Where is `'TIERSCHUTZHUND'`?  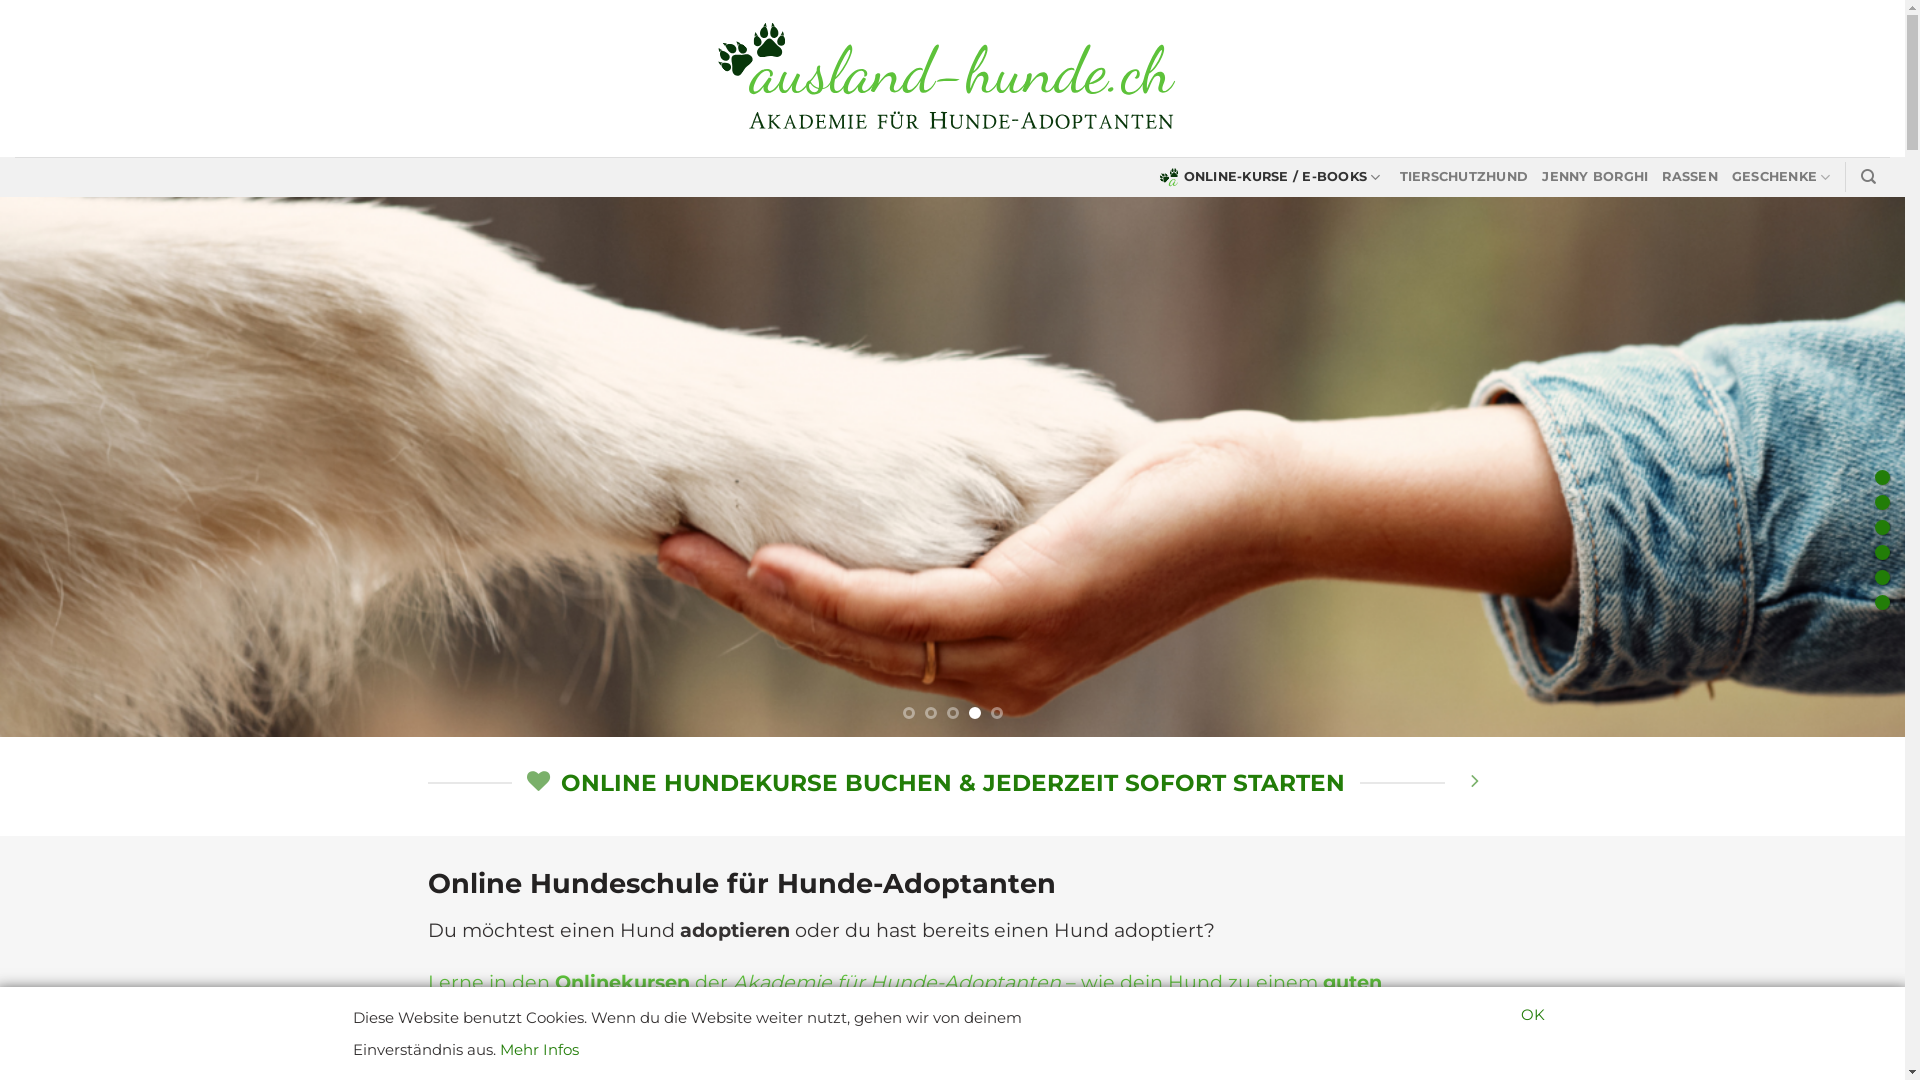
'TIERSCHUTZHUND' is located at coordinates (1464, 176).